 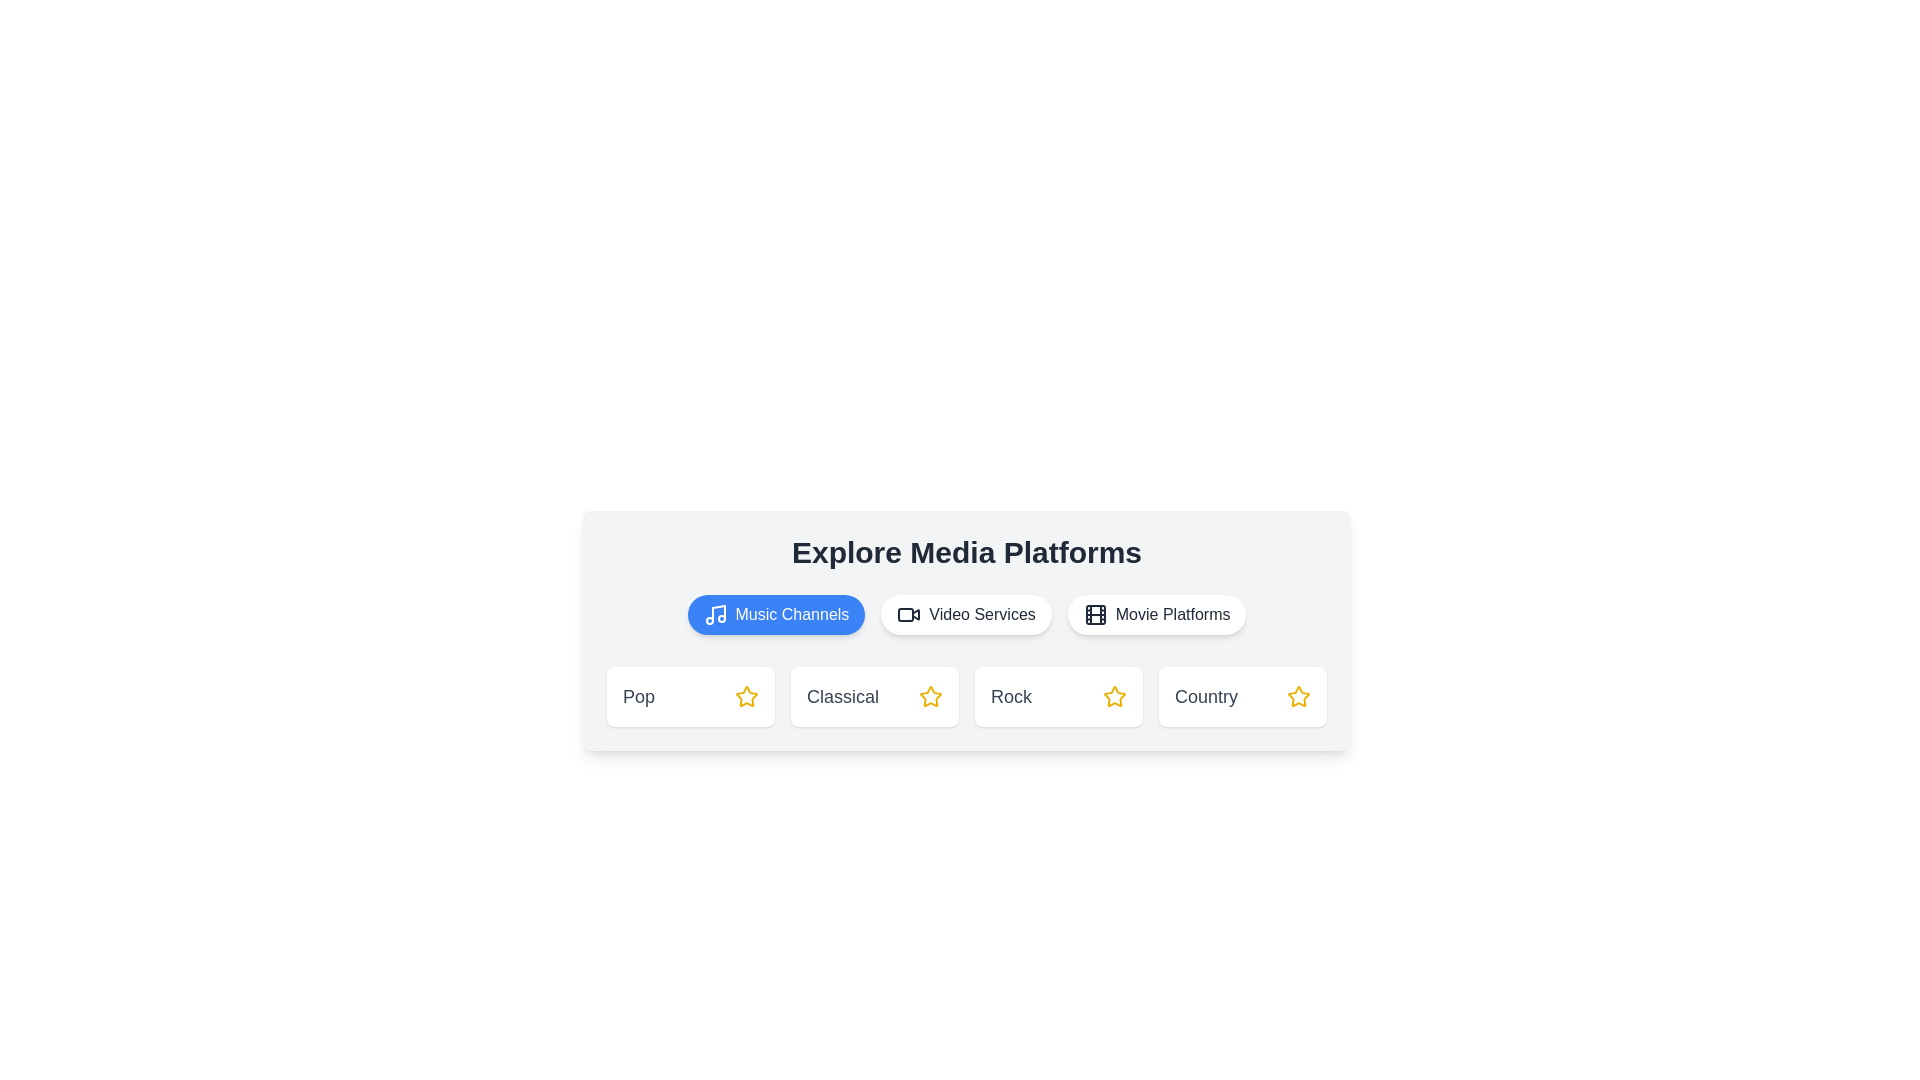 What do you see at coordinates (1011, 696) in the screenshot?
I see `the text label displaying the word 'Rock' in a medium-sized, gray font, located in the third block from the left of a horizontal row of selectable blocks, to the left of a star icon` at bounding box center [1011, 696].